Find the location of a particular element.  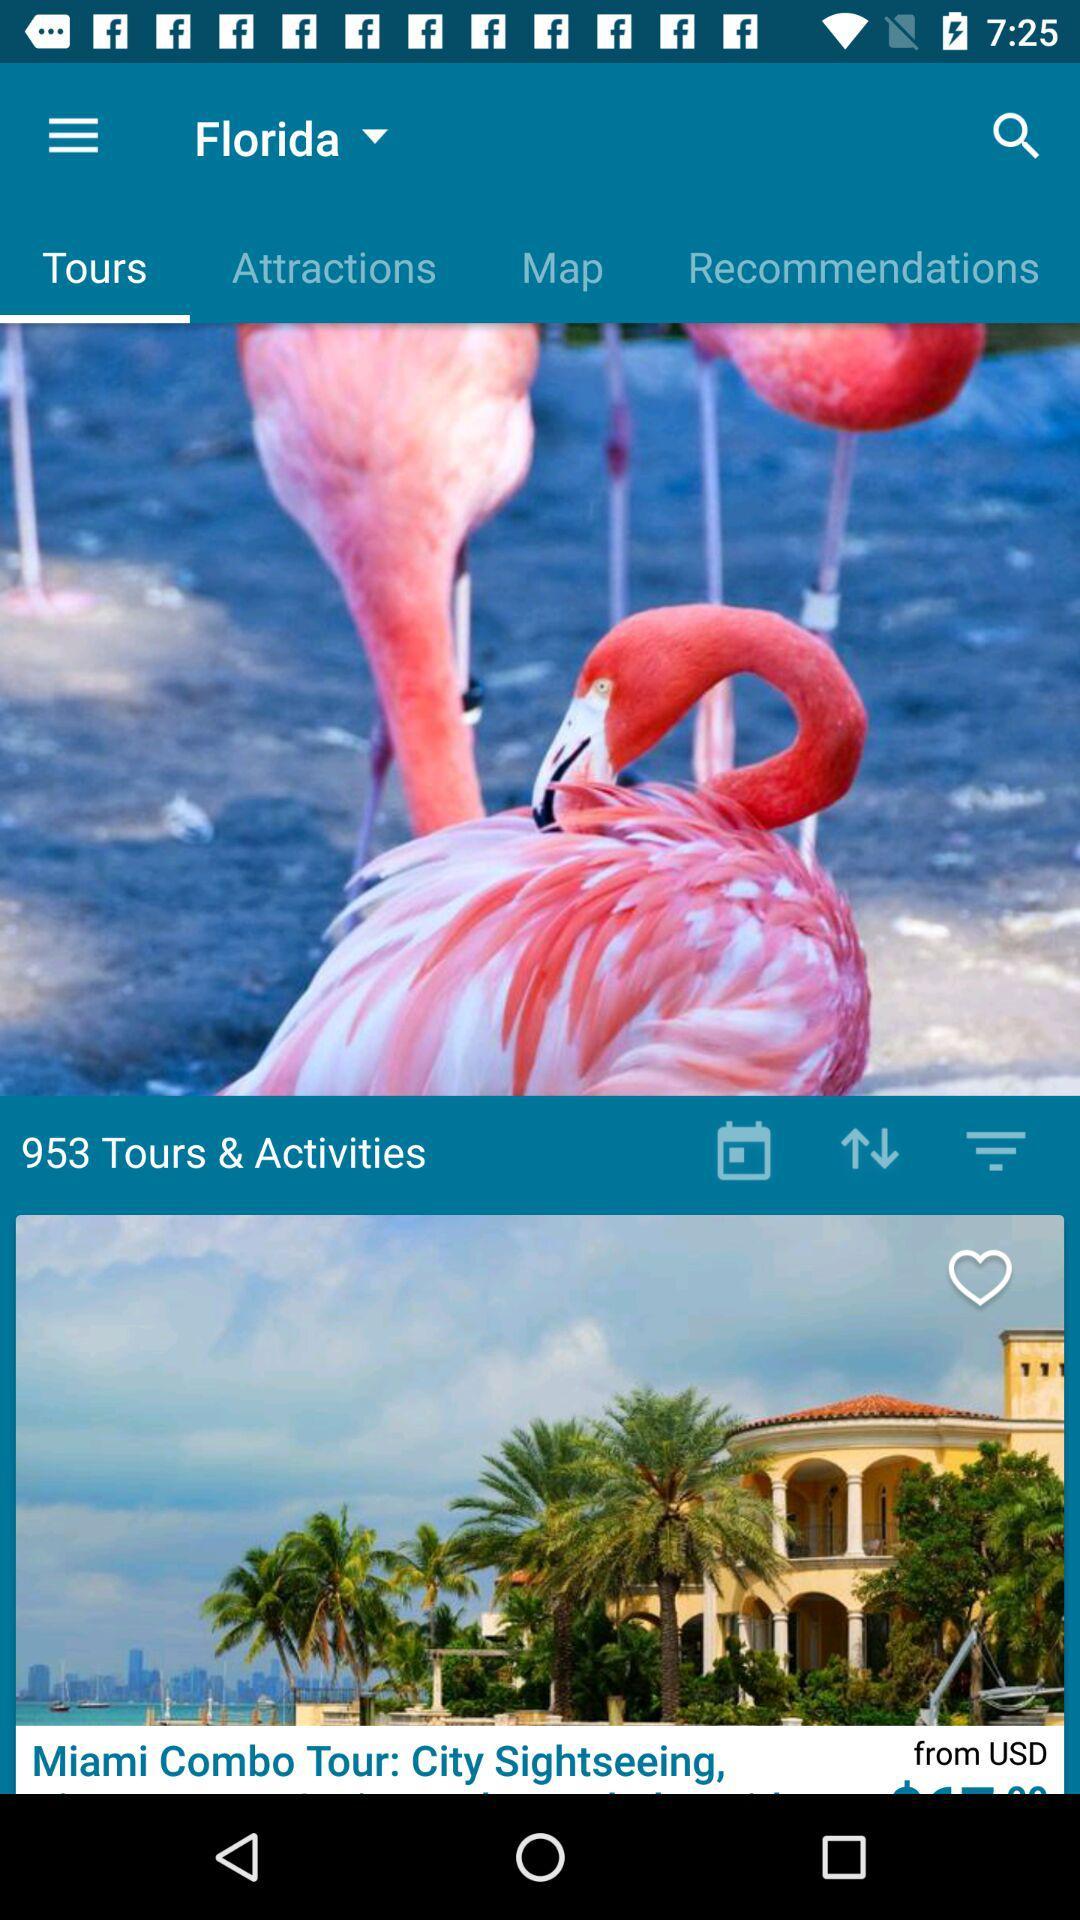

book is located at coordinates (744, 1151).